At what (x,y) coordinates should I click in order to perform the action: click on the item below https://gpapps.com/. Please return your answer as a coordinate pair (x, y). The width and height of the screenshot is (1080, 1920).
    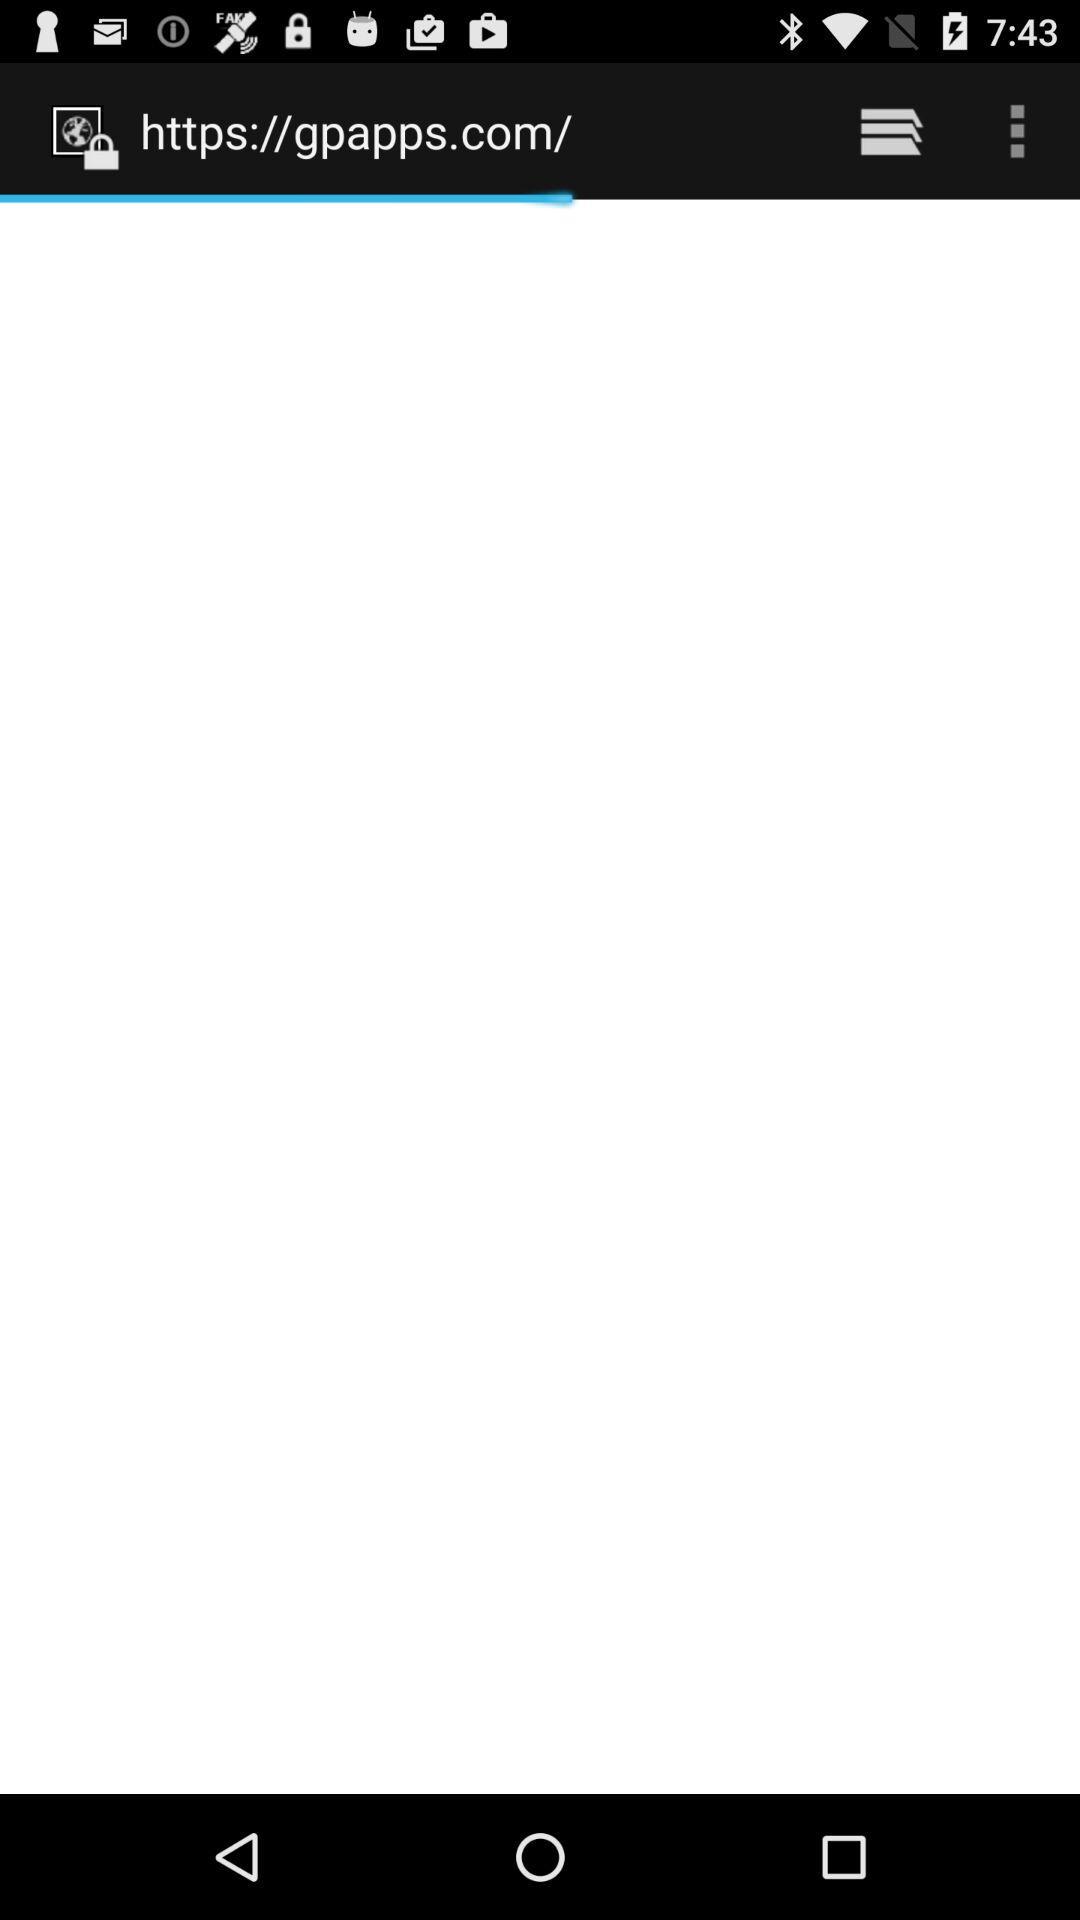
    Looking at the image, I should click on (540, 996).